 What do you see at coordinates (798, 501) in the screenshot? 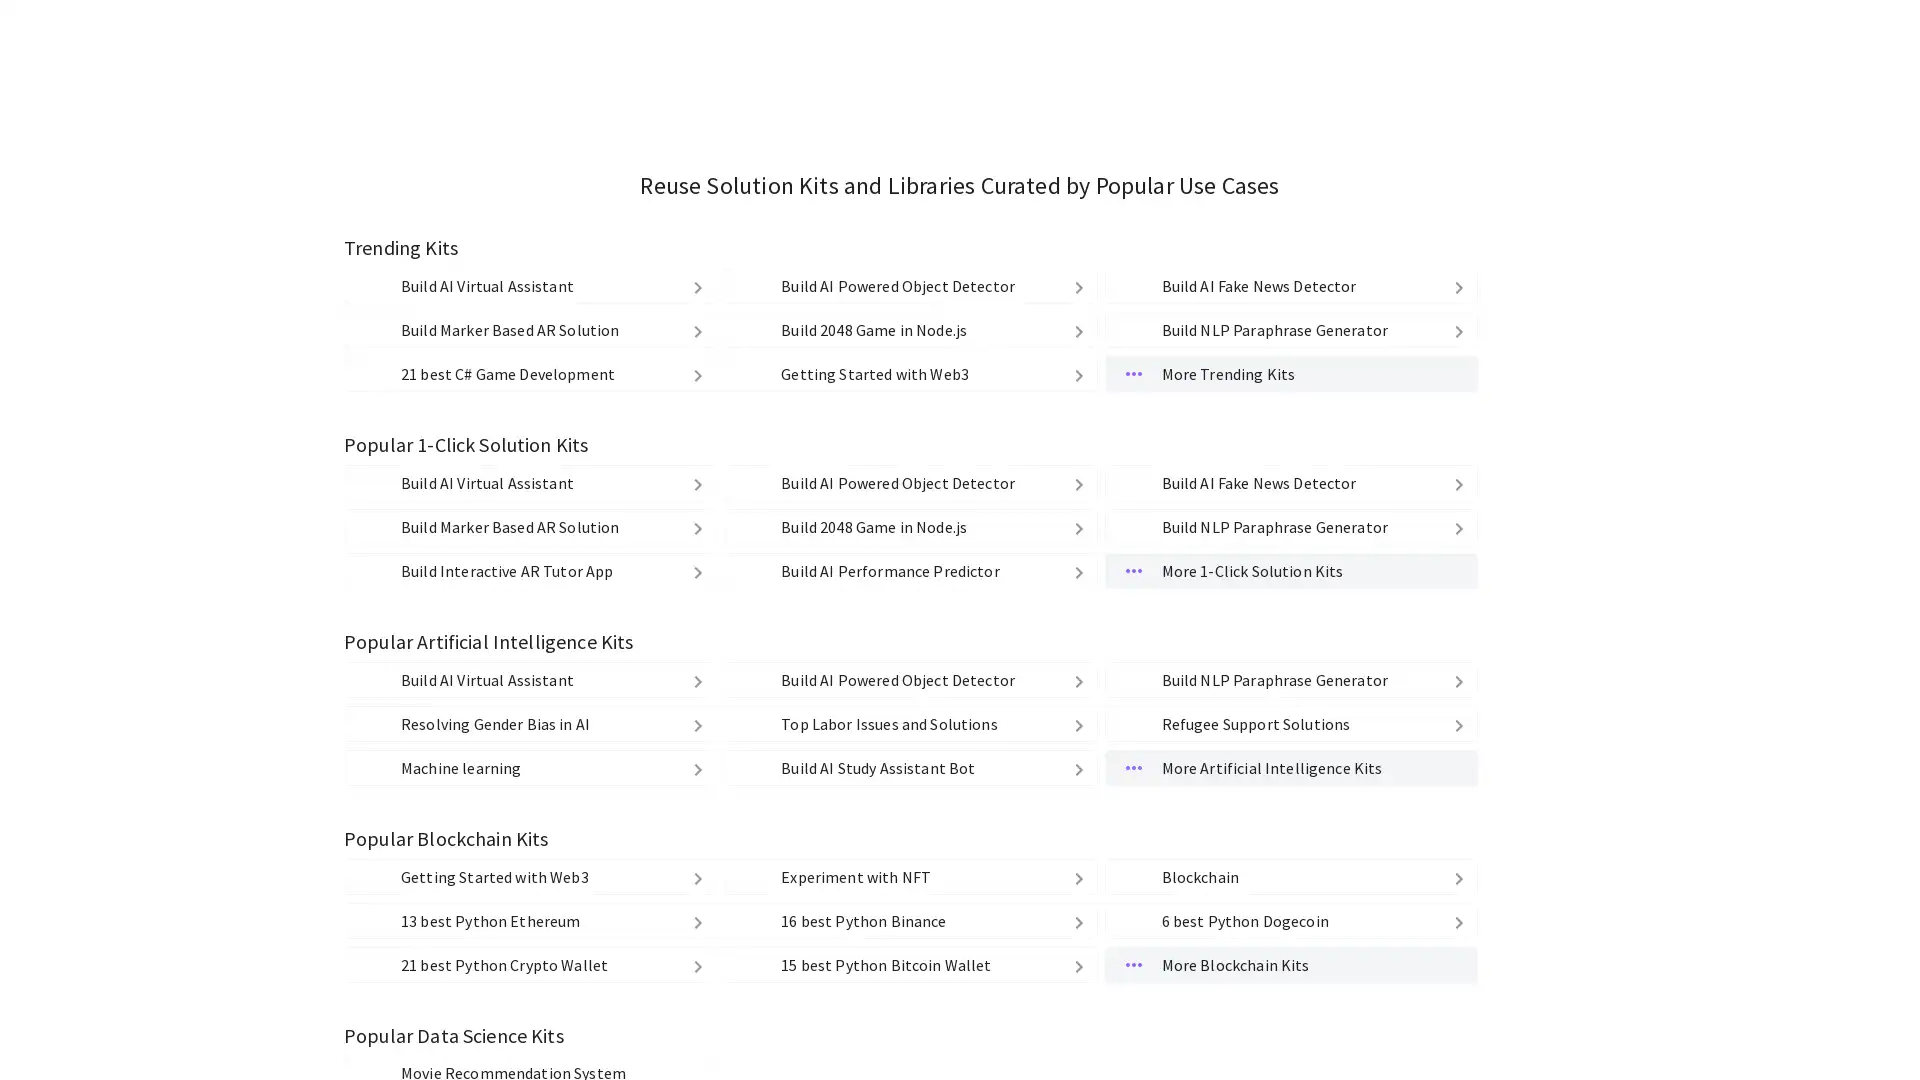
I see `Ruby Ruby` at bounding box center [798, 501].